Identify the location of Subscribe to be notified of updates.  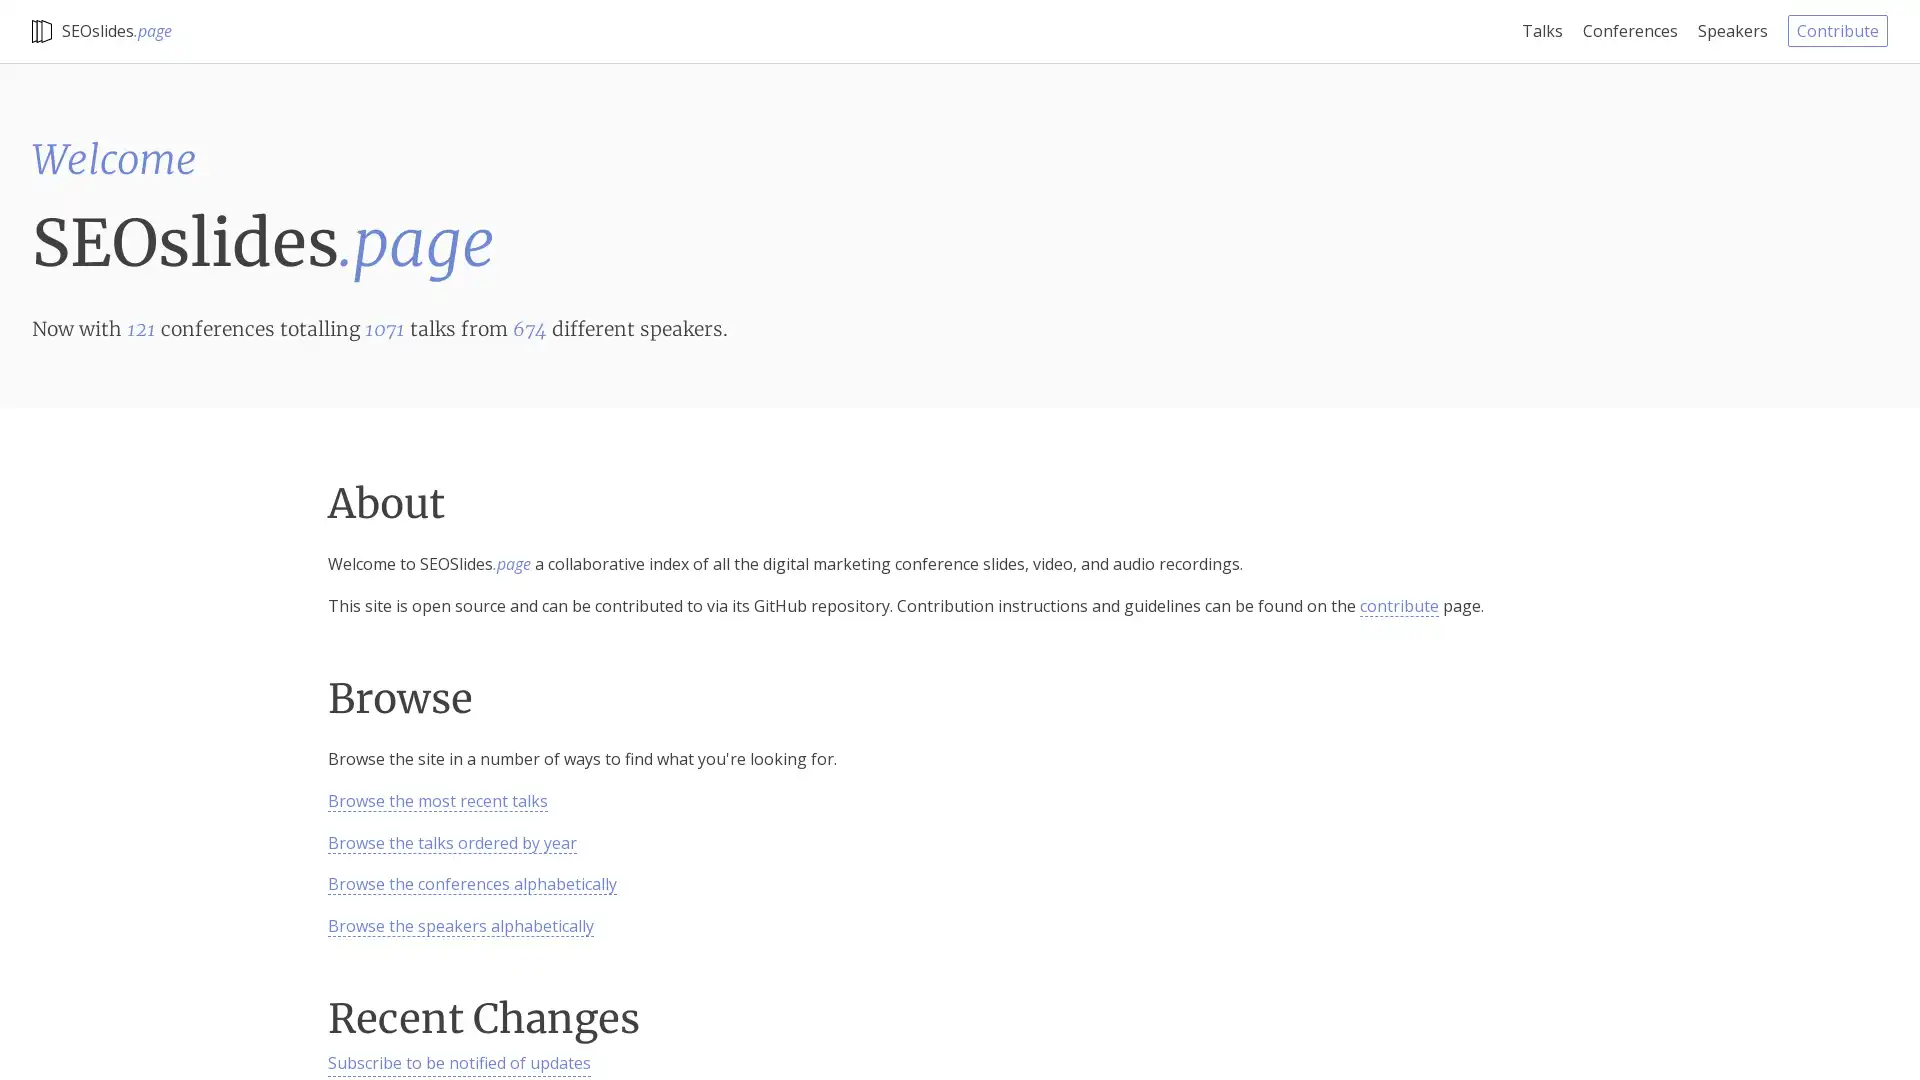
(458, 1063).